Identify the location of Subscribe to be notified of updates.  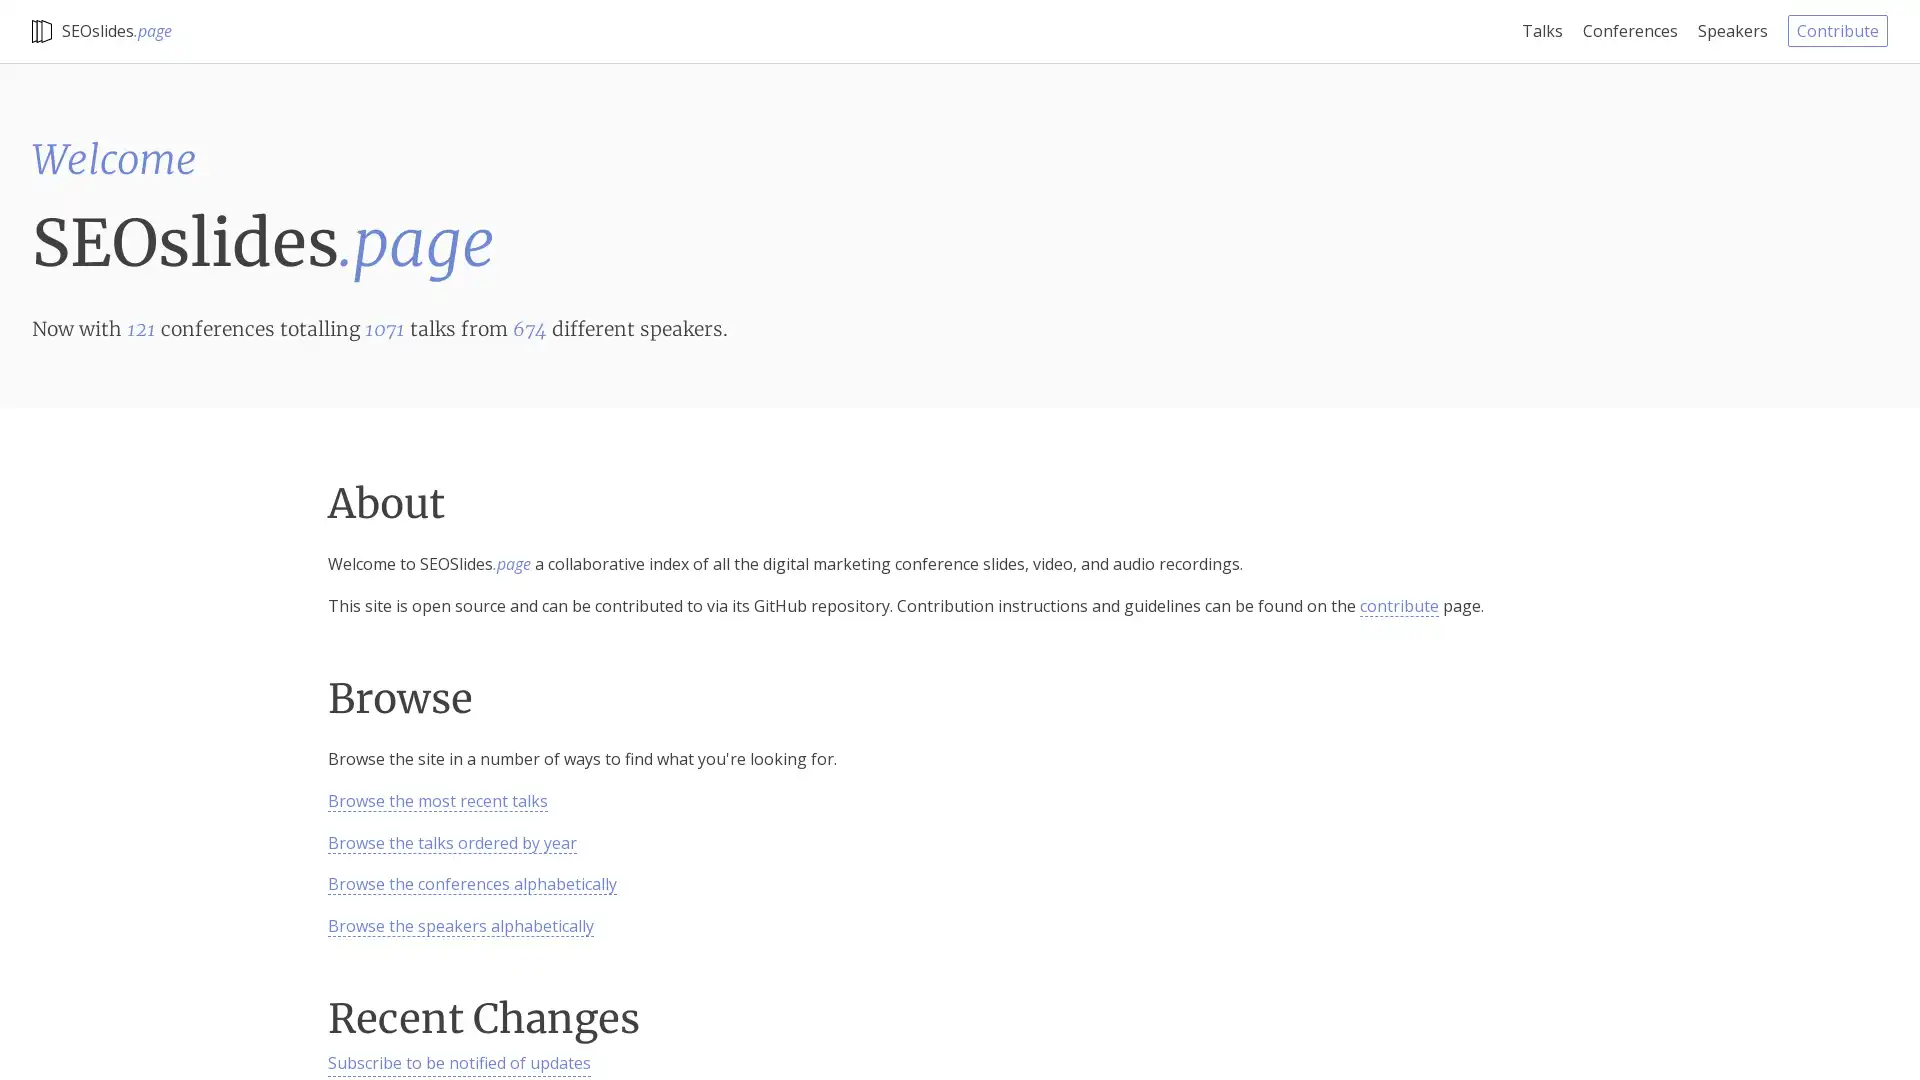
(458, 1063).